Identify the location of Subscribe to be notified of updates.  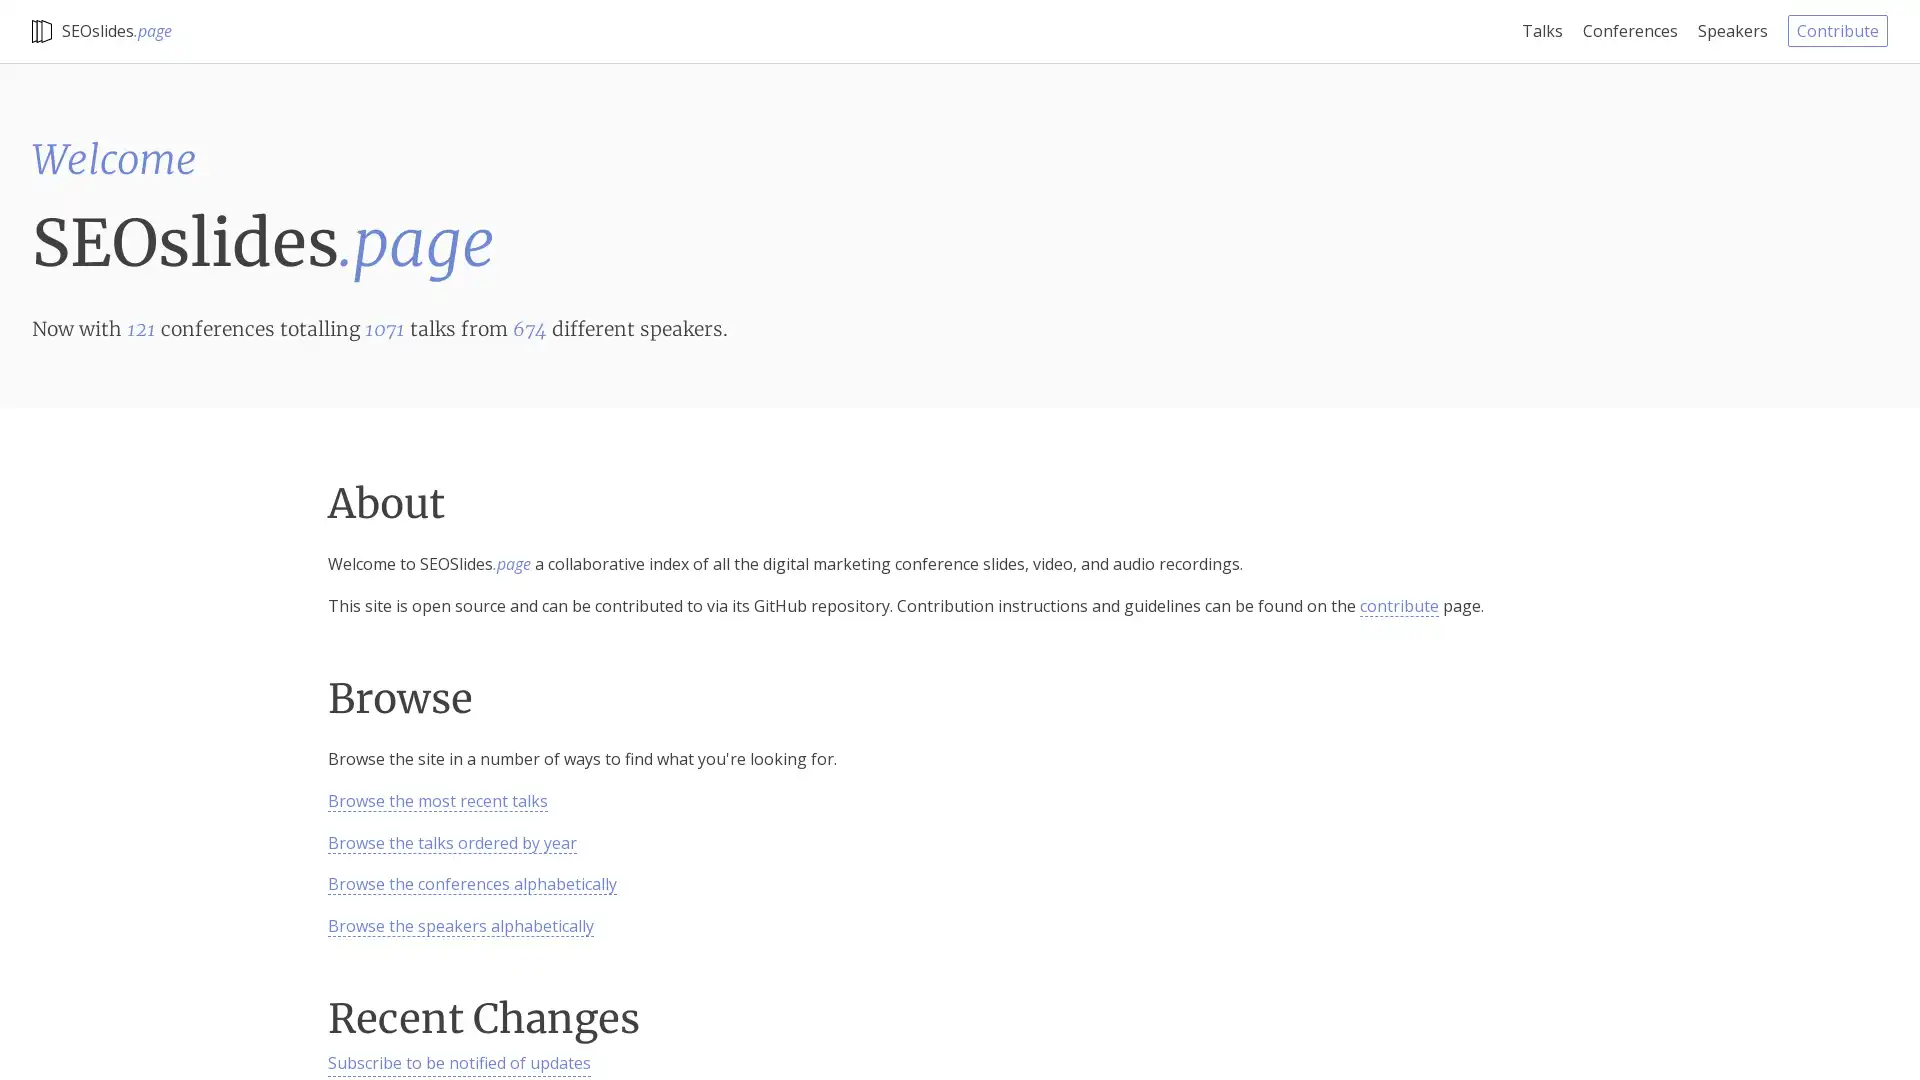
(458, 1063).